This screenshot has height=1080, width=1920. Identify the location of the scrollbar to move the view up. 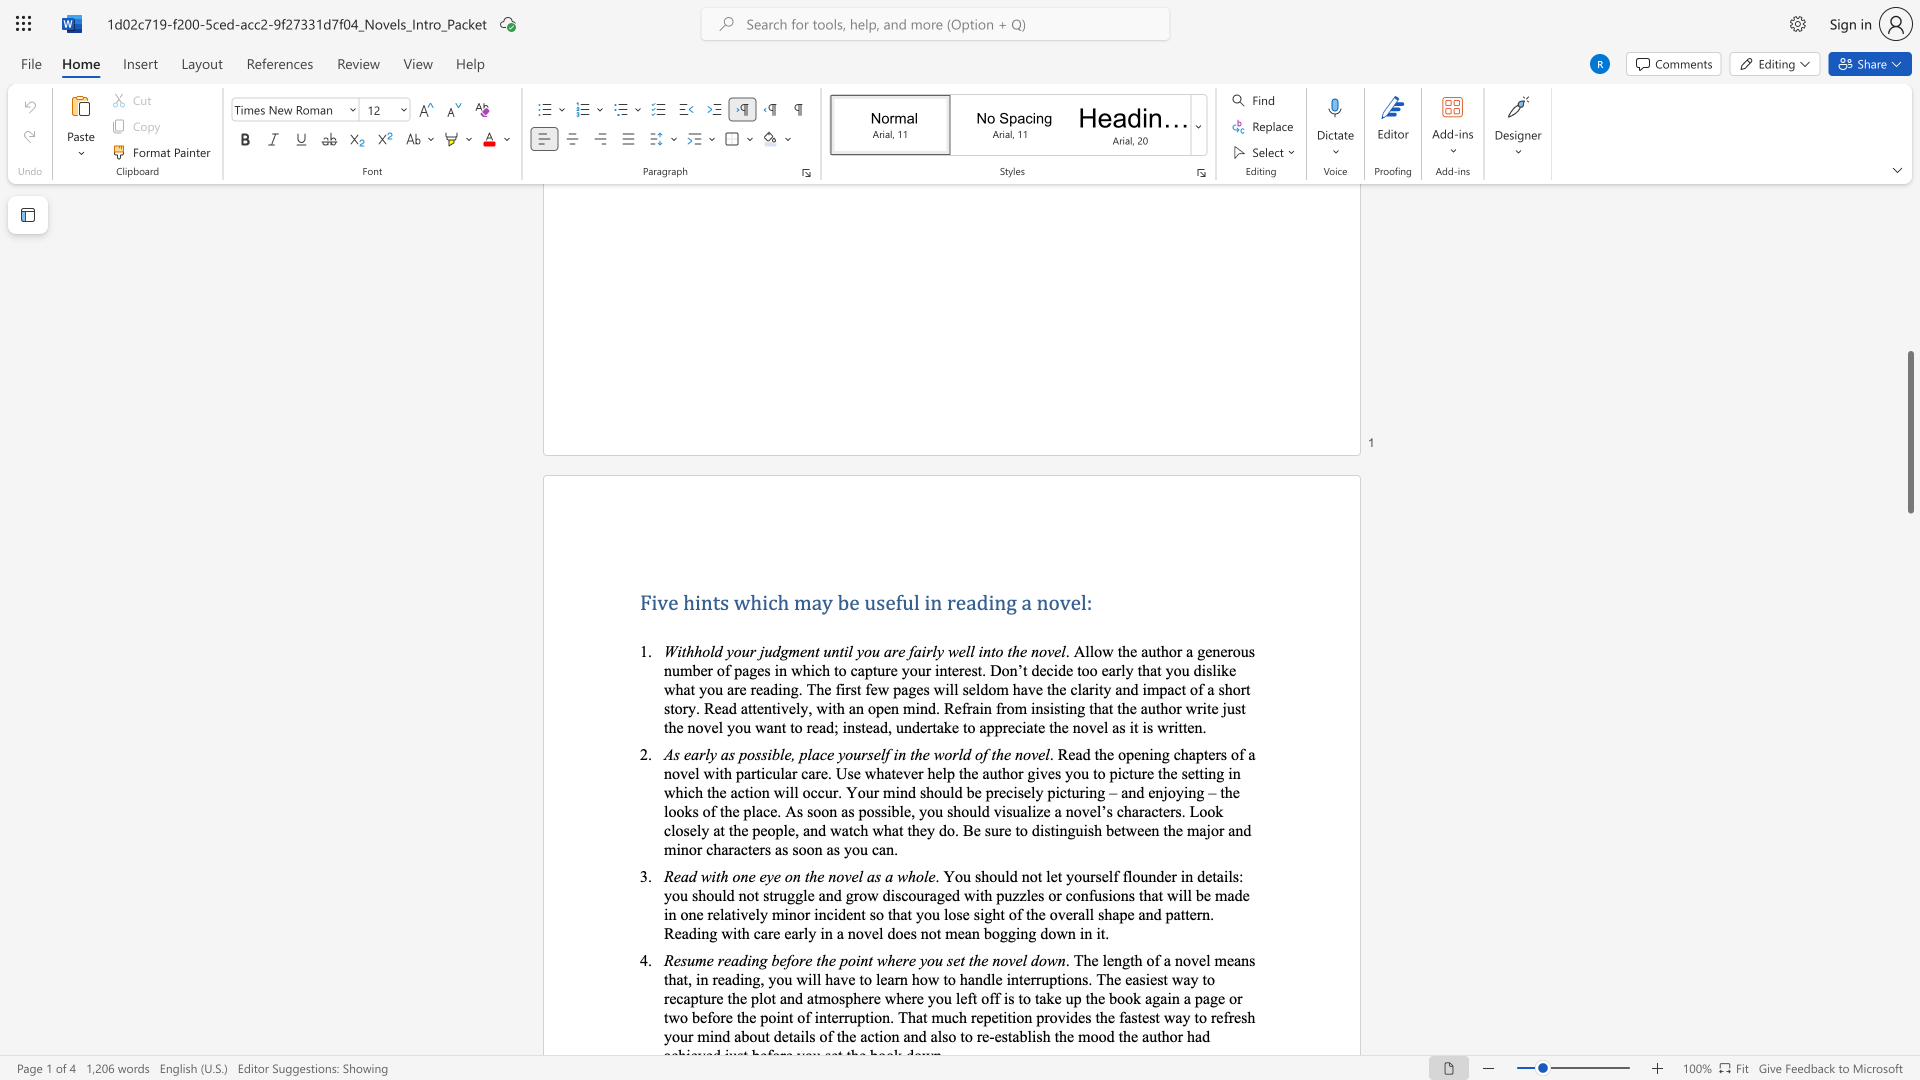
(1909, 450).